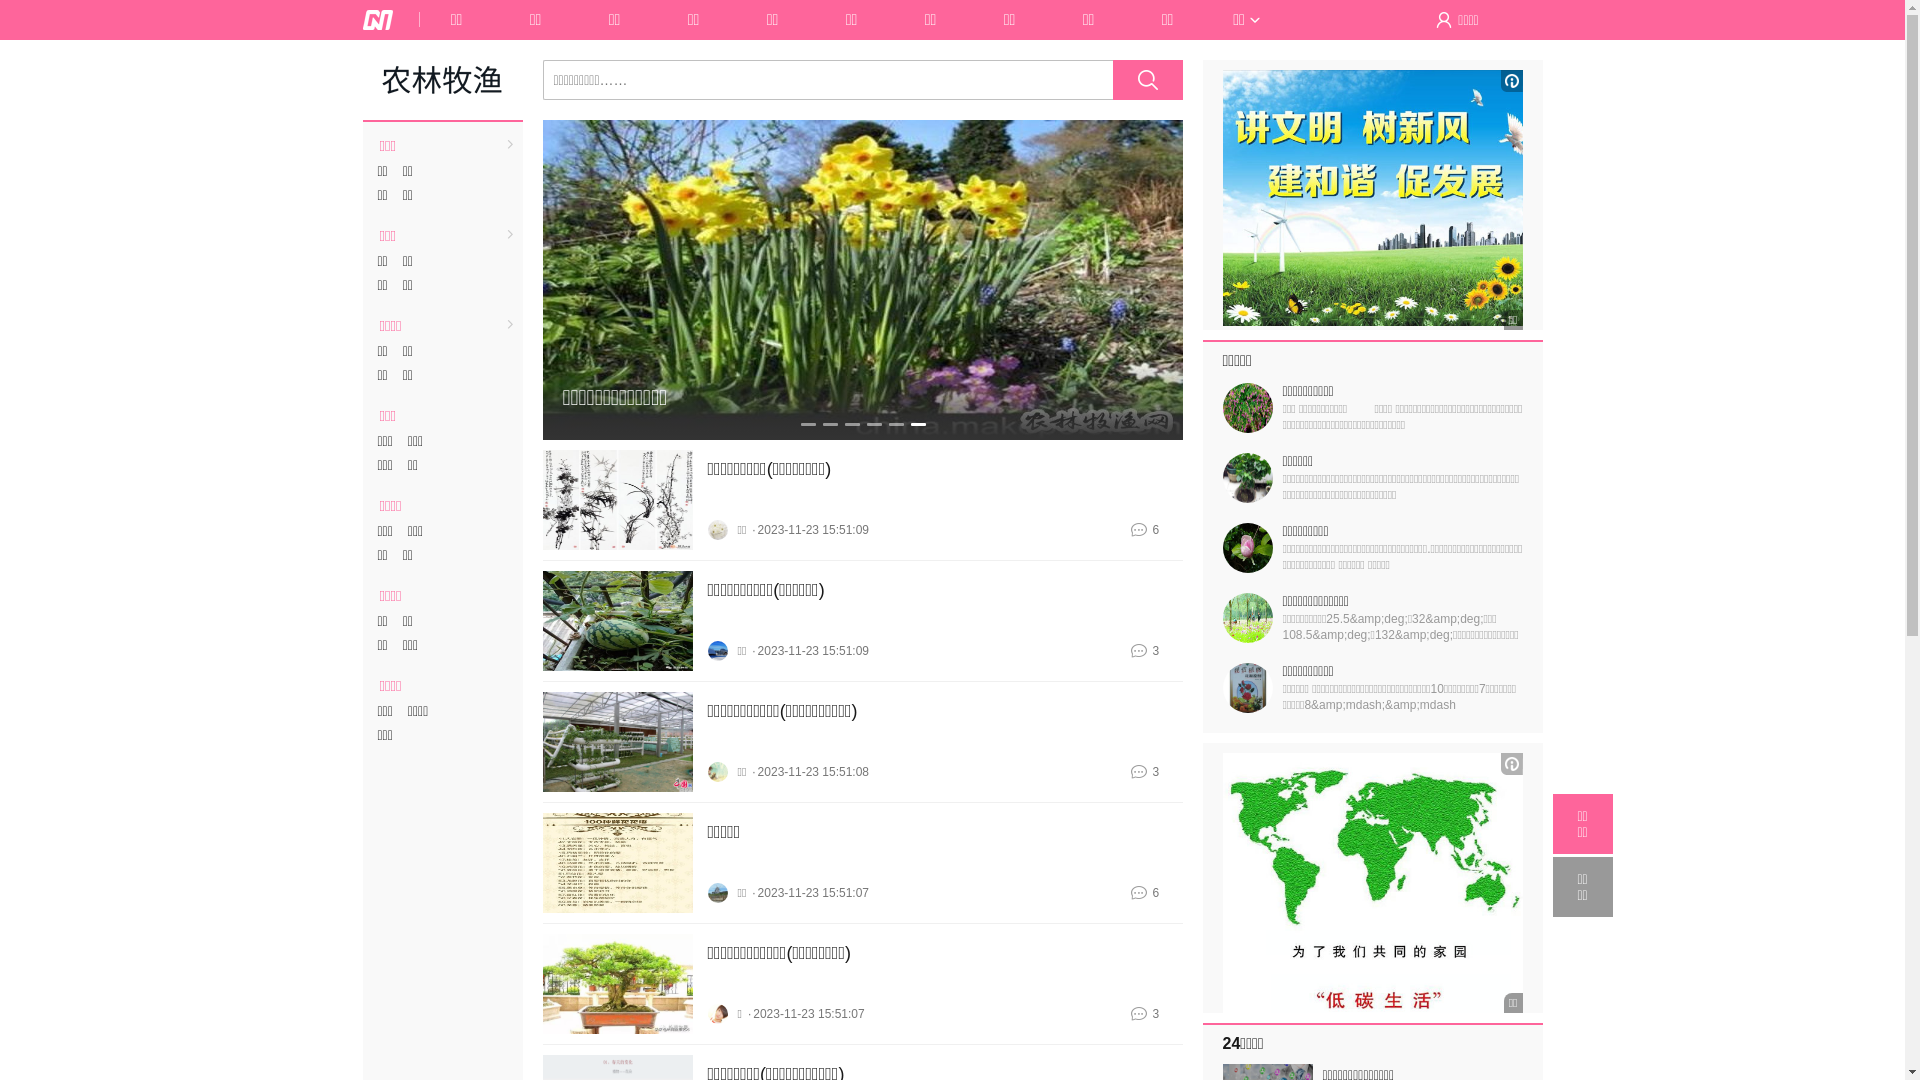 This screenshot has width=1920, height=1080. Describe the element at coordinates (1129, 770) in the screenshot. I see `'3'` at that location.